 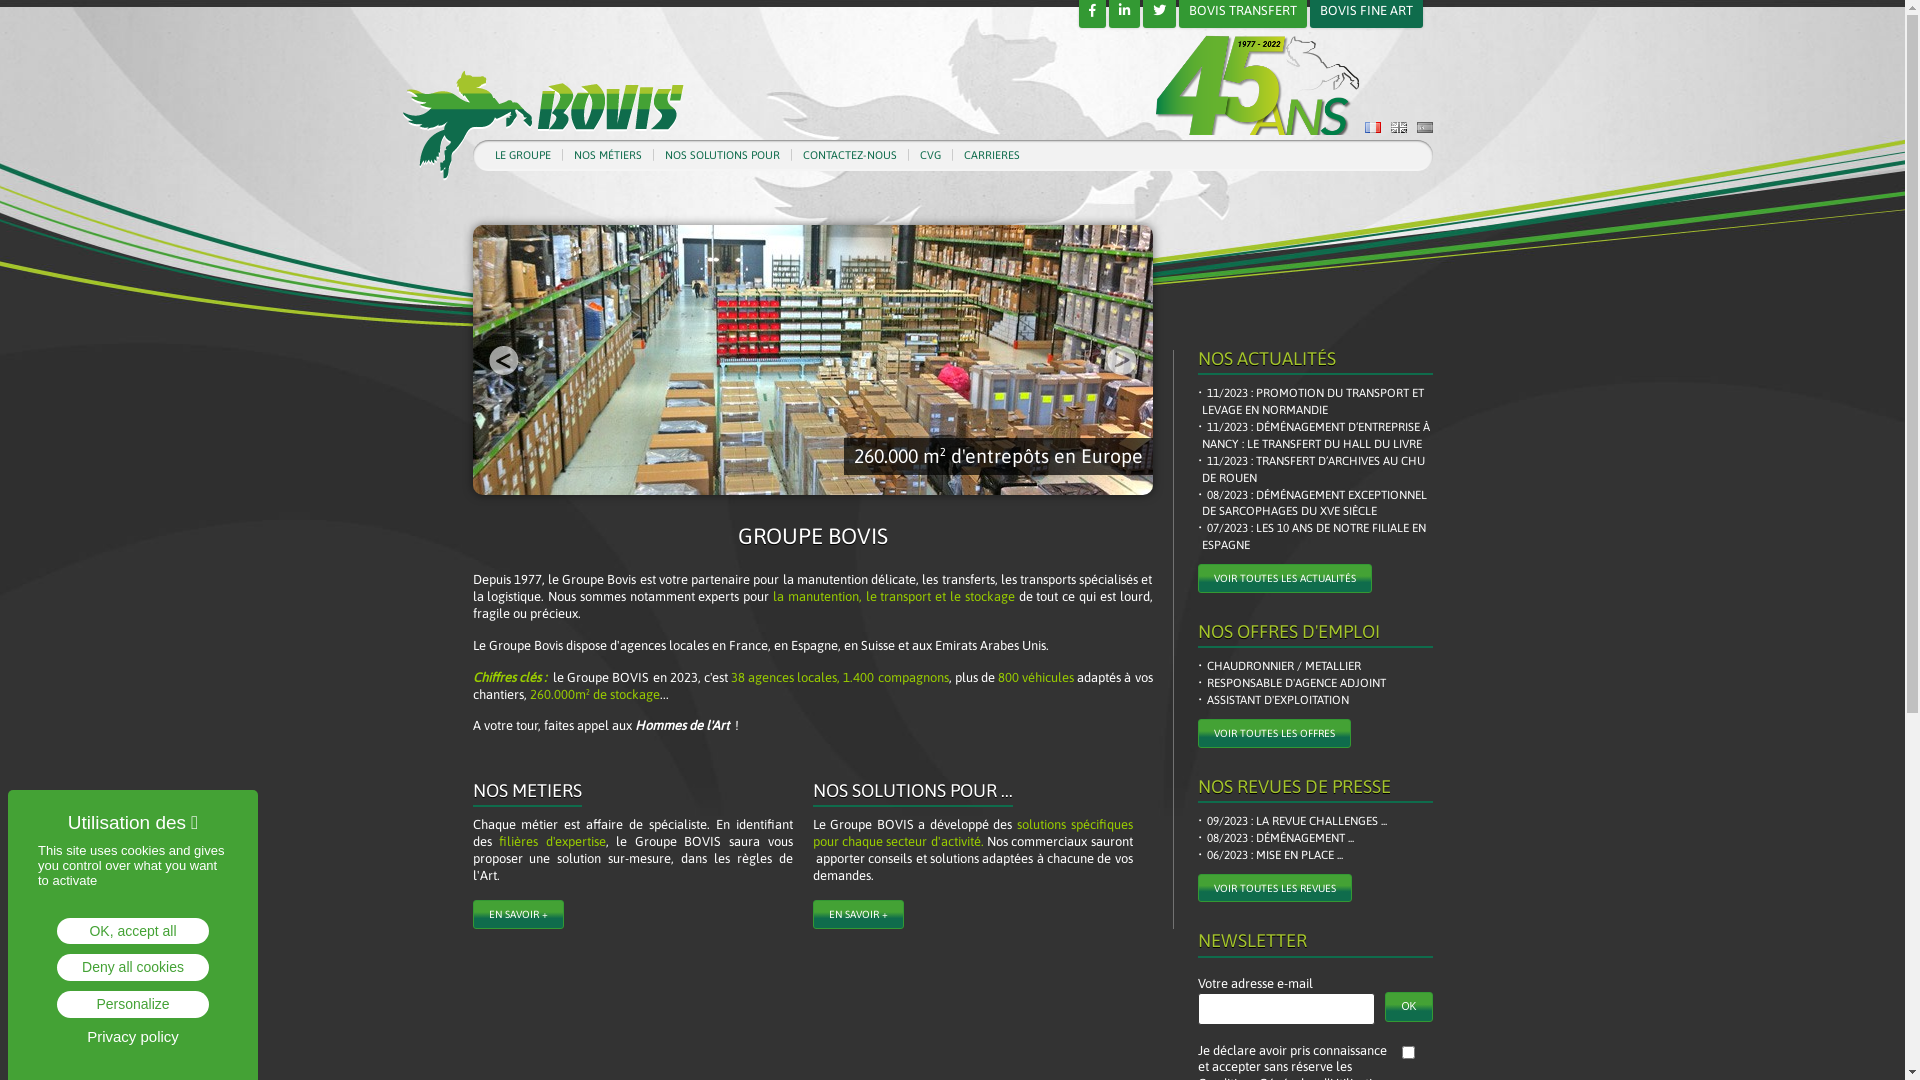 What do you see at coordinates (1271, 855) in the screenshot?
I see `'06/2023 : MISE EN PLACE ...'` at bounding box center [1271, 855].